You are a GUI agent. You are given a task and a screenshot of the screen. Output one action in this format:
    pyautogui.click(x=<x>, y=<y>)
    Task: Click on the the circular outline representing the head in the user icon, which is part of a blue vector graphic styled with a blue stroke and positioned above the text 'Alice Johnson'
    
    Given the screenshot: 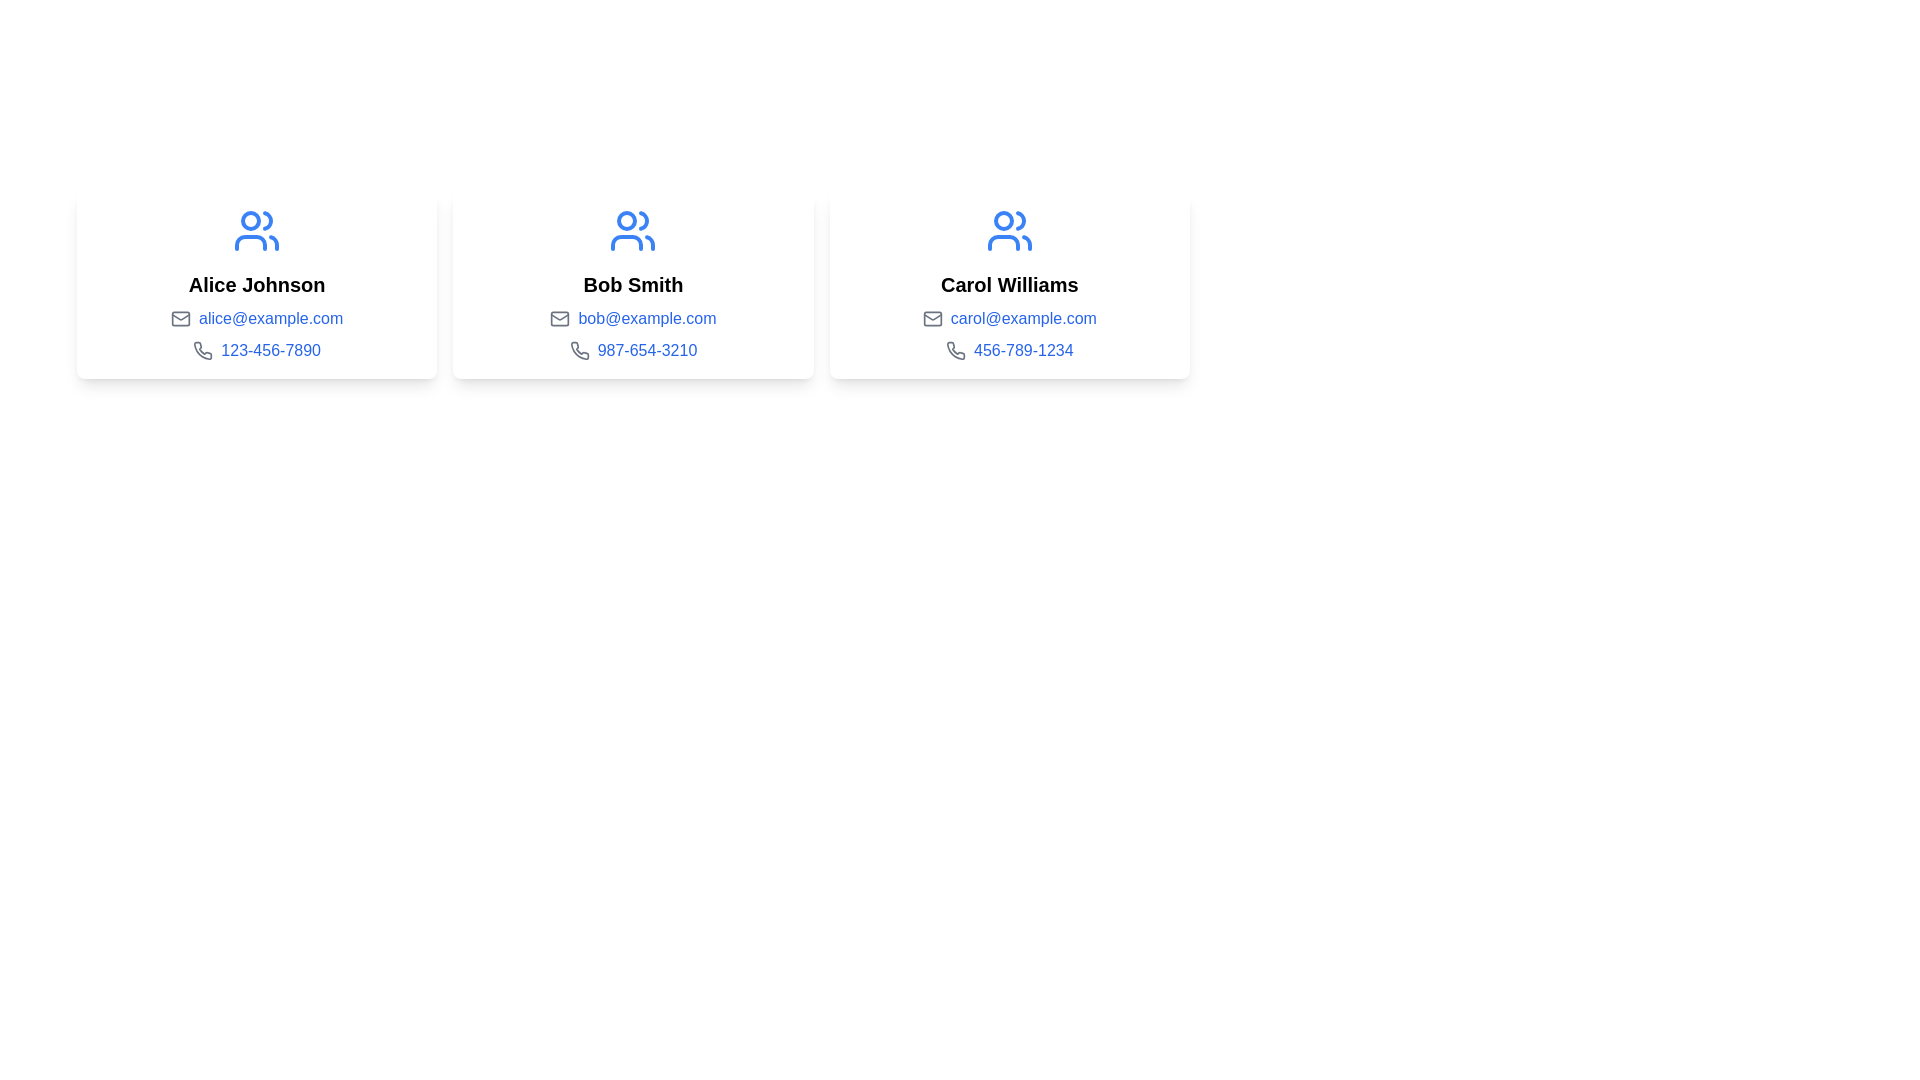 What is the action you would take?
    pyautogui.click(x=250, y=220)
    